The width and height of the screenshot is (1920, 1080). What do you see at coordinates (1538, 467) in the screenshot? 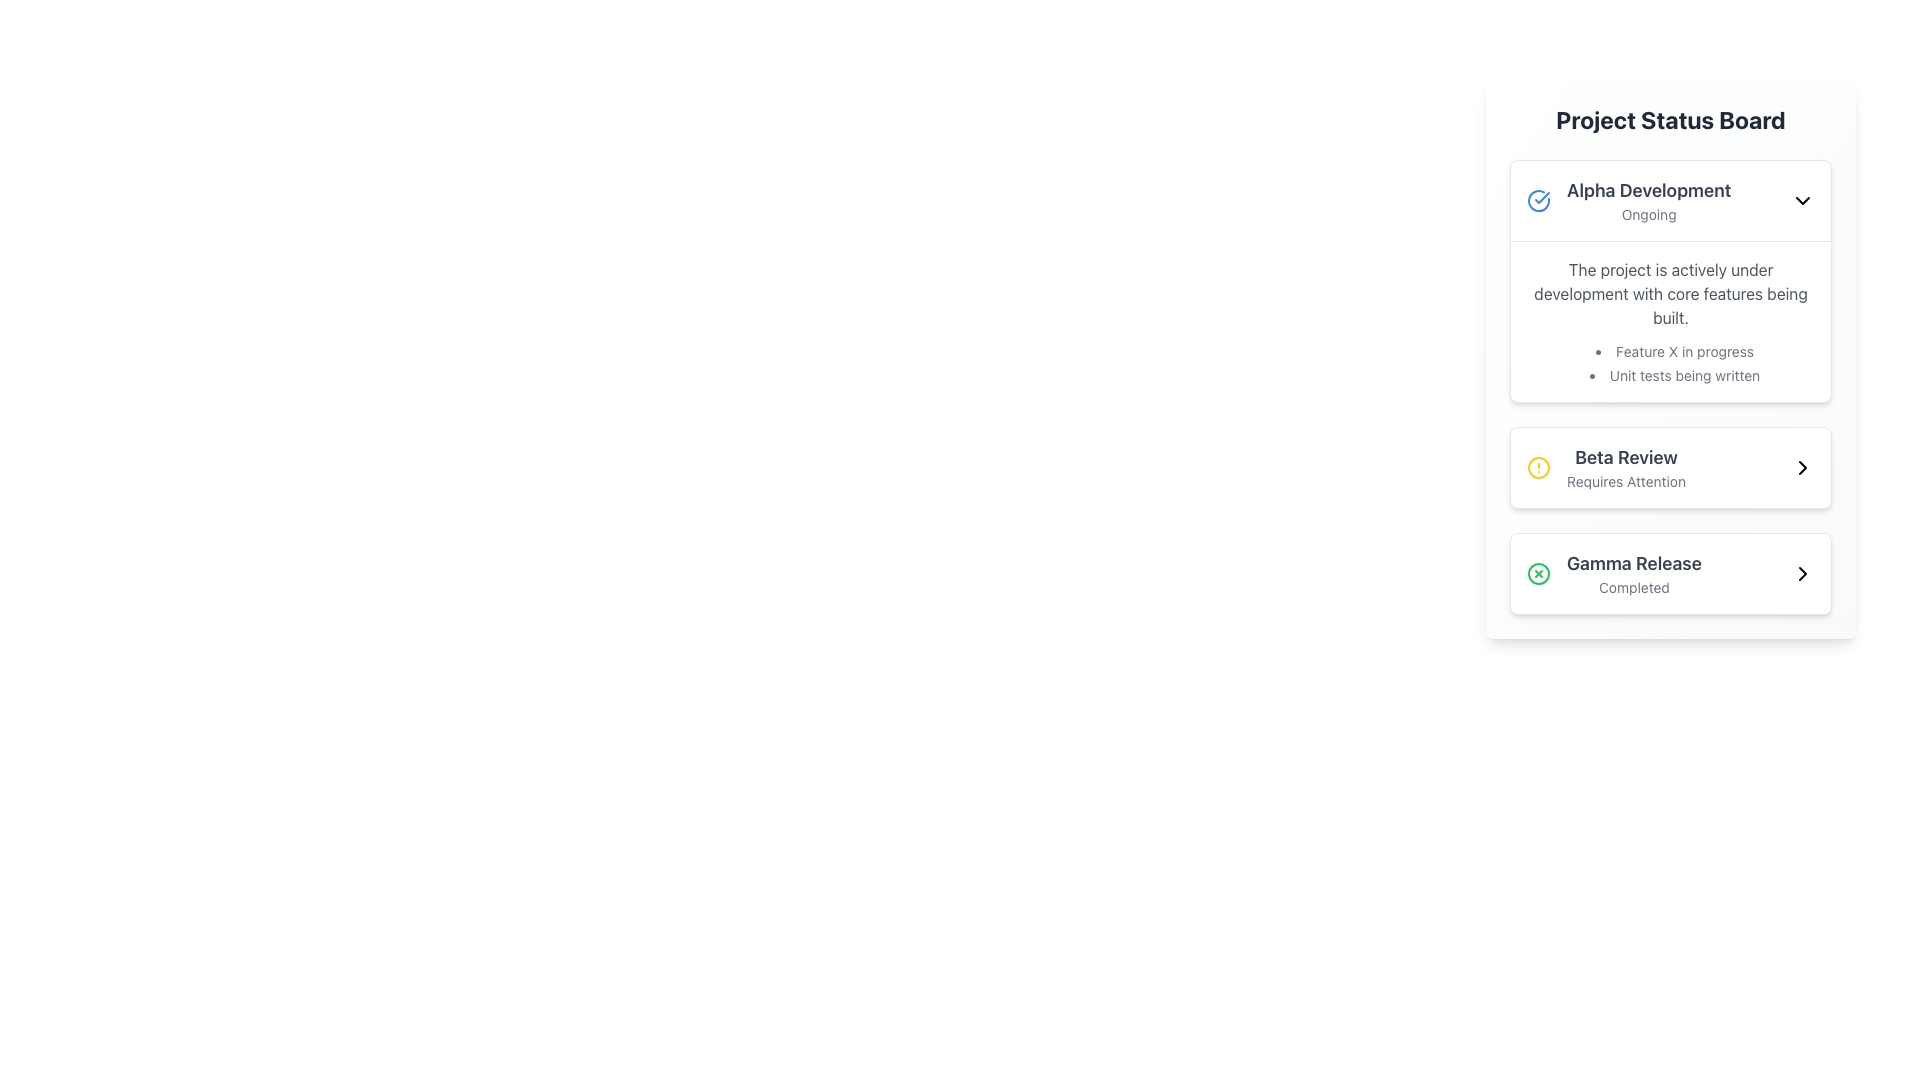
I see `the alert icon indicating the status of the 'Beta Review' item, which is located to the left of the text 'Beta Review' in the Project Status Board` at bounding box center [1538, 467].